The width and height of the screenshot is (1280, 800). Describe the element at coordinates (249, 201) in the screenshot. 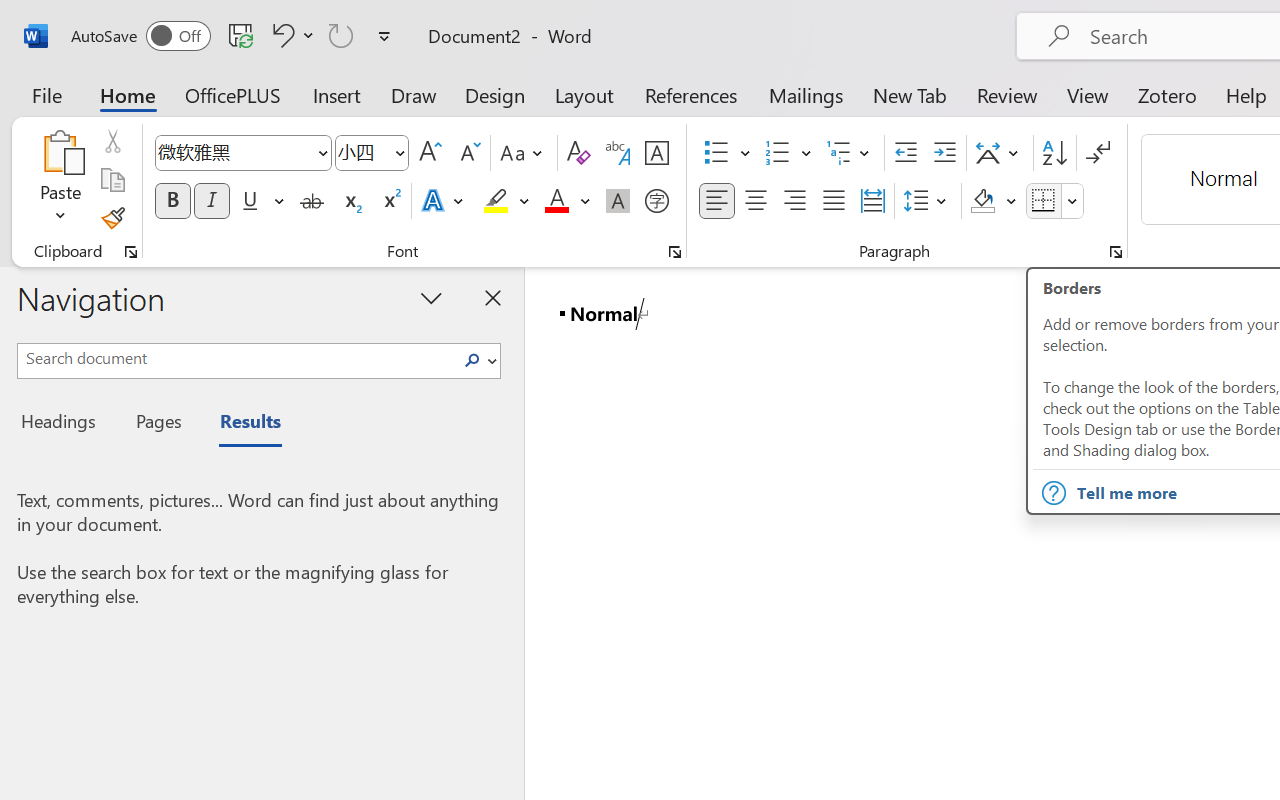

I see `'Underline'` at that location.